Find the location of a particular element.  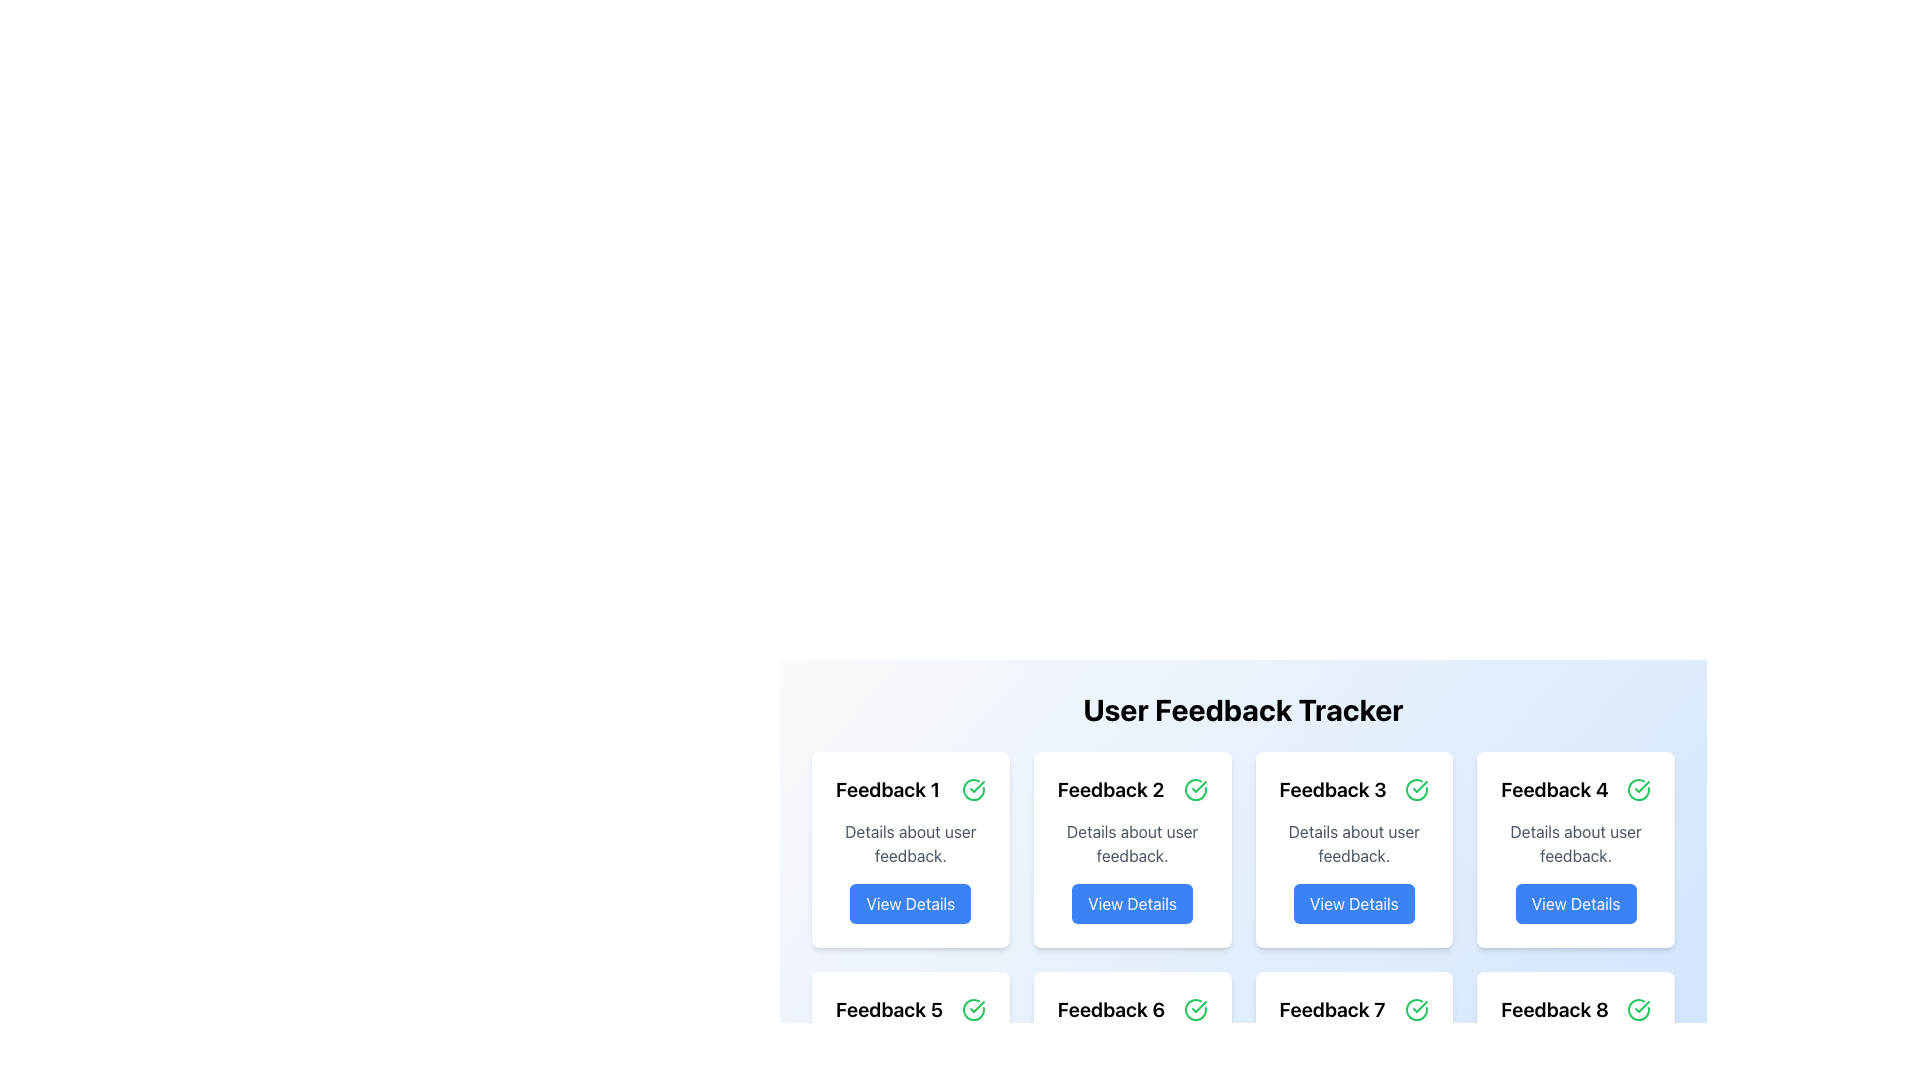

title text of the seventh feedback card, which is positioned in the lower row of the feedback grid, between 'Feedback 6' and 'Feedback 8' is located at coordinates (1332, 1010).